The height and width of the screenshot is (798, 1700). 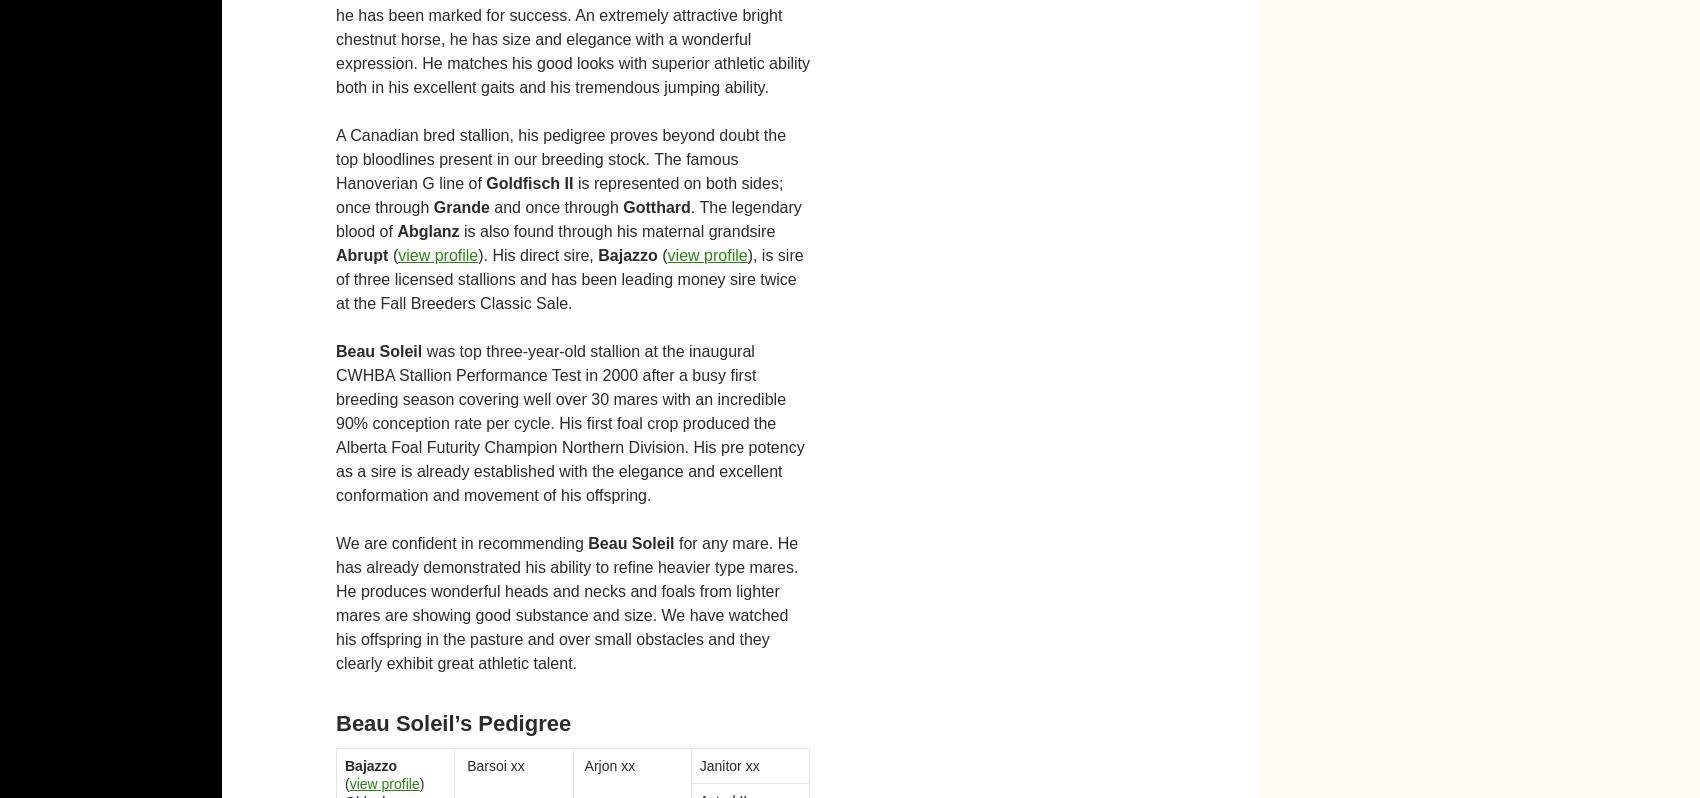 What do you see at coordinates (493, 765) in the screenshot?
I see `'Barsoi xx'` at bounding box center [493, 765].